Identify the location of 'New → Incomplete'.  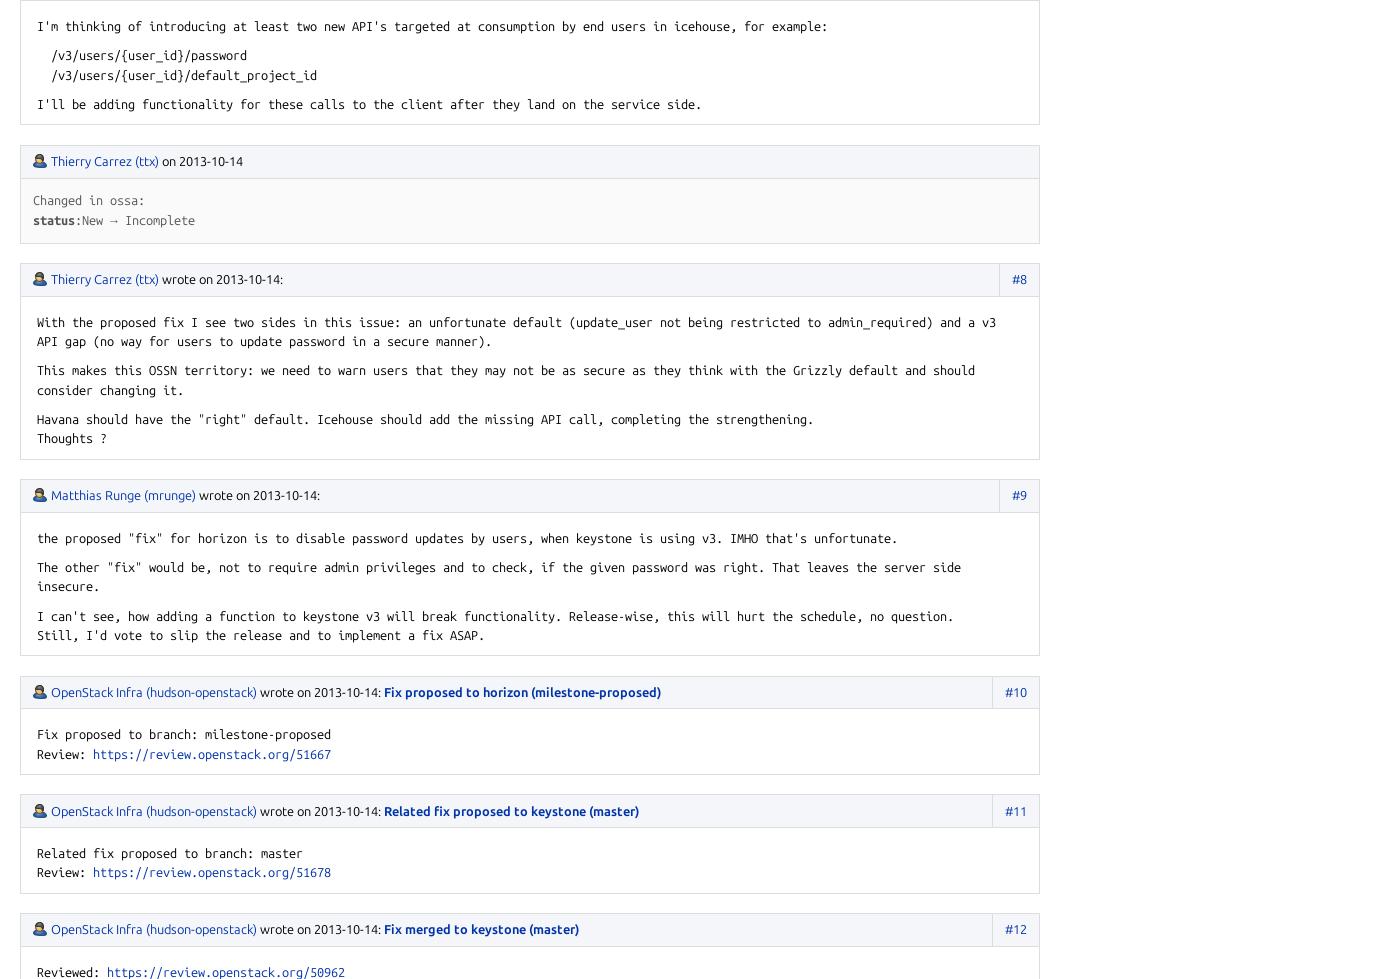
(138, 219).